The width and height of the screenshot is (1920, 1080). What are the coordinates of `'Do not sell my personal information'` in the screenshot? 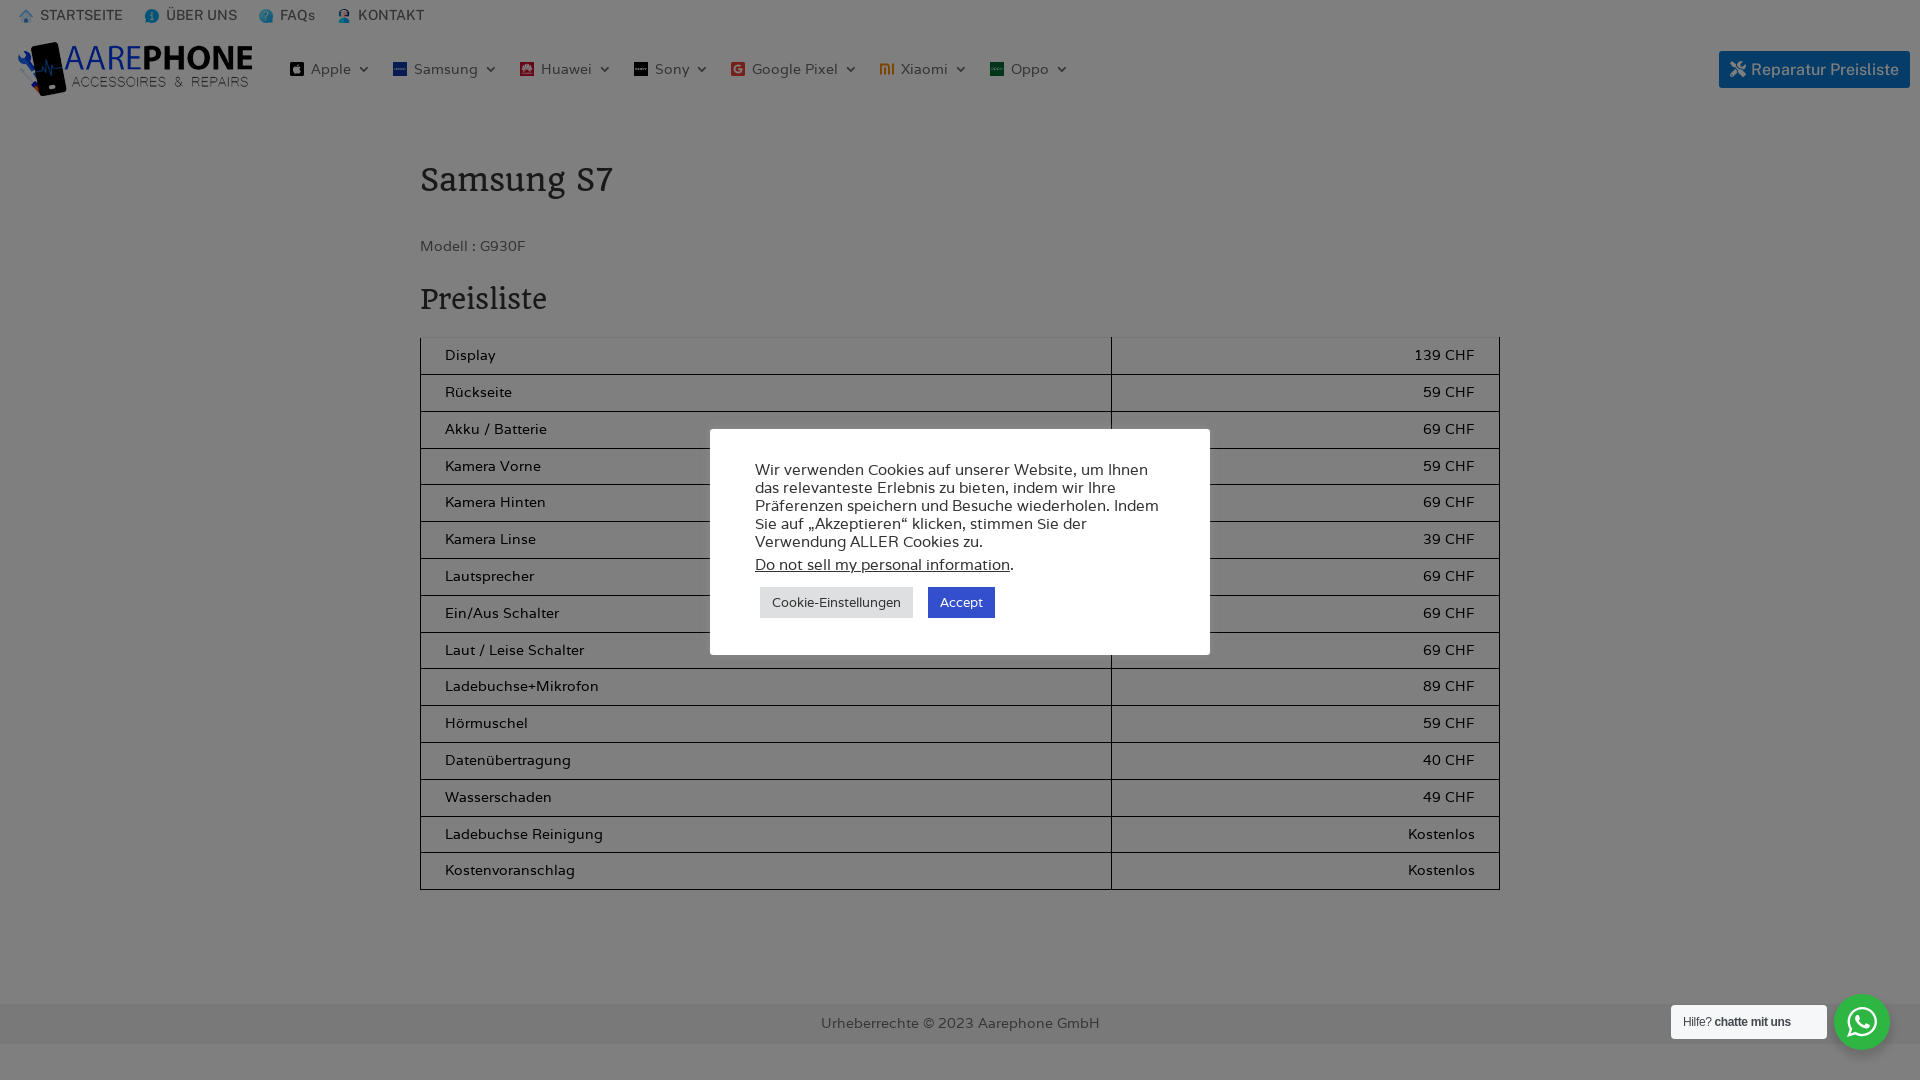 It's located at (881, 564).